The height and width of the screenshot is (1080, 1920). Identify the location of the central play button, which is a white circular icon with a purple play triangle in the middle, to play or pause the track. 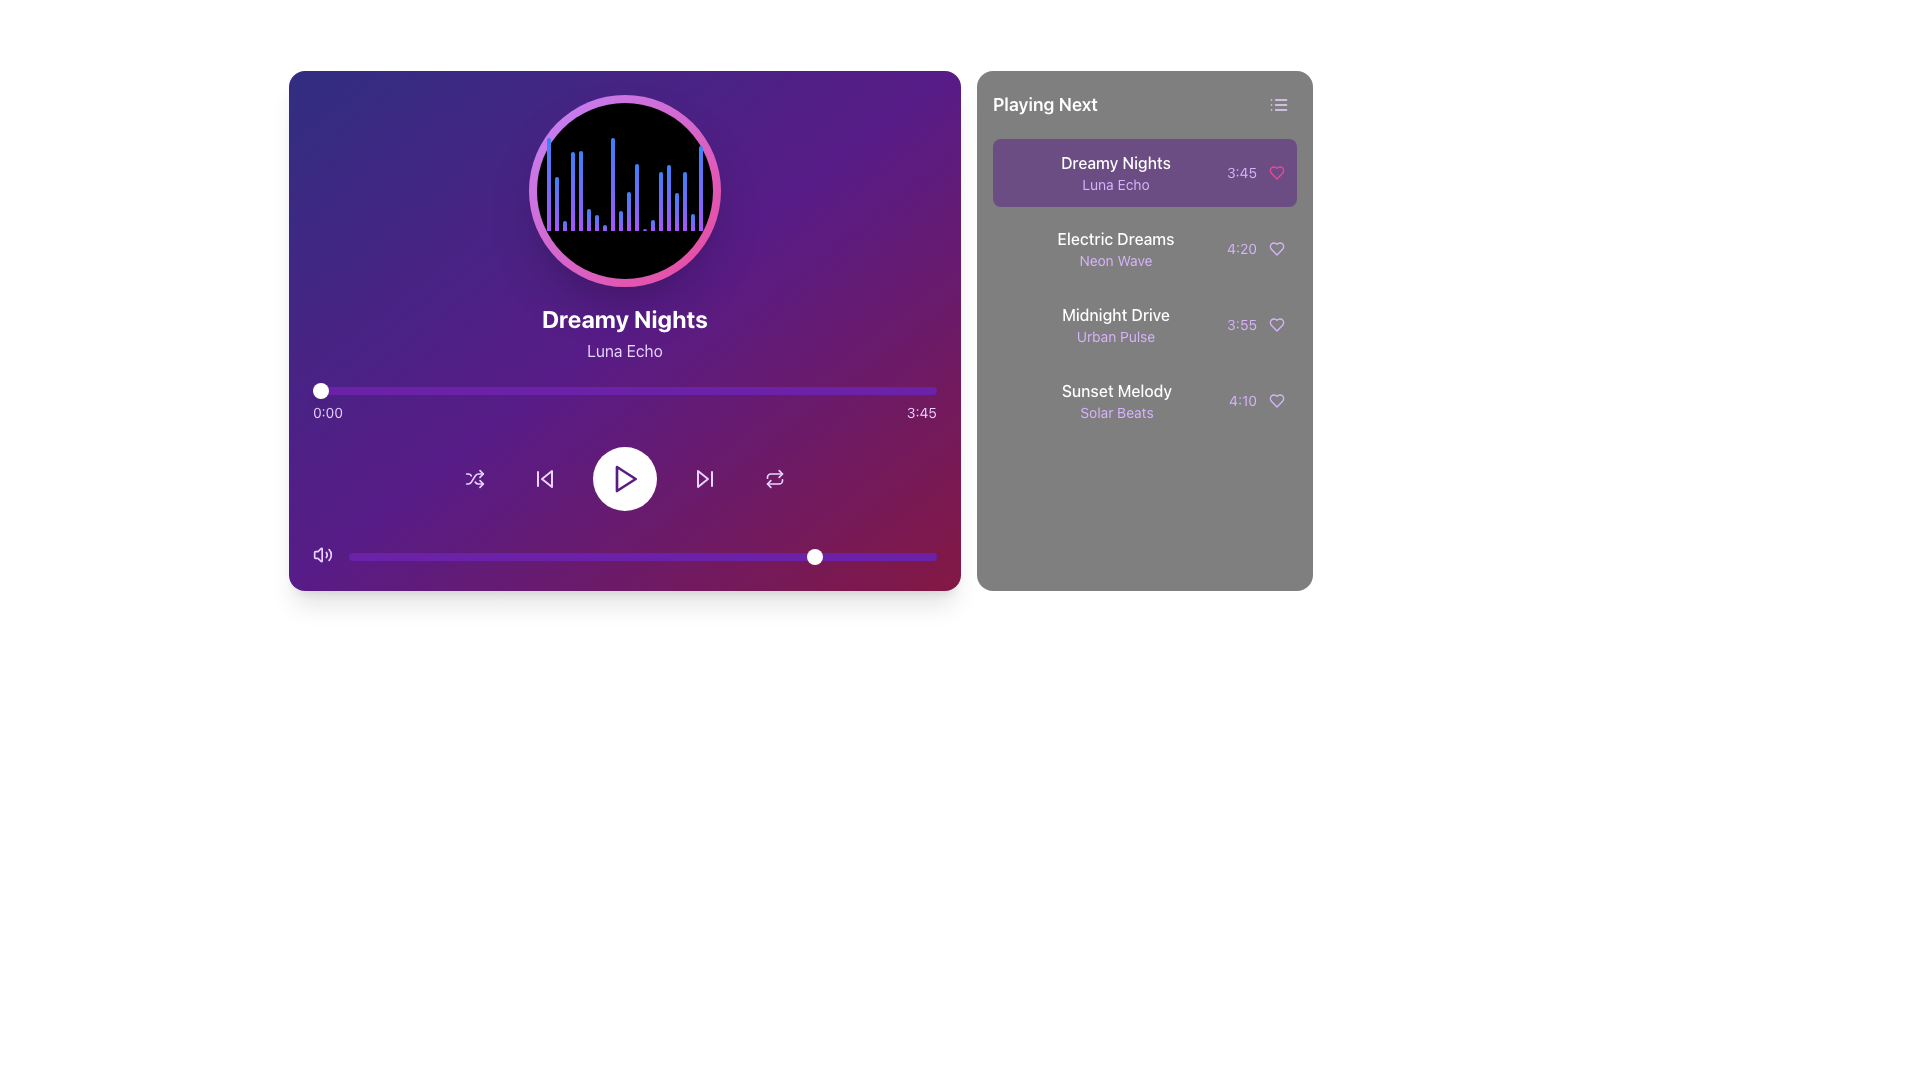
(623, 478).